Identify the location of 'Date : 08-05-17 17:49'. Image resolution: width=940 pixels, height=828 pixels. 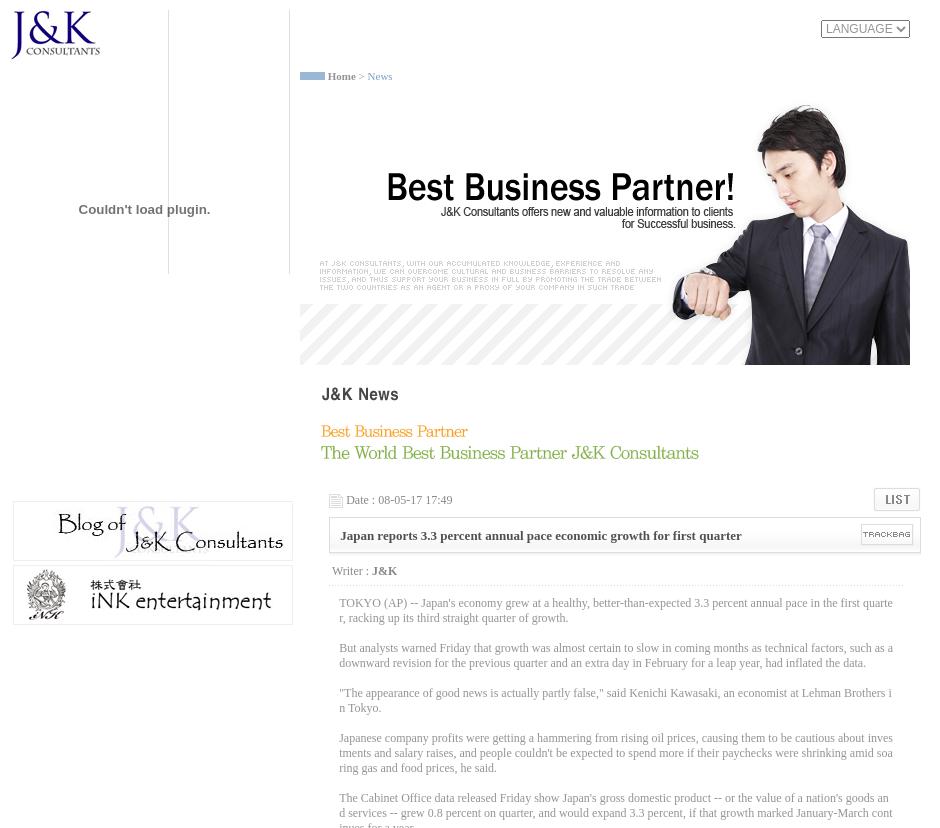
(399, 500).